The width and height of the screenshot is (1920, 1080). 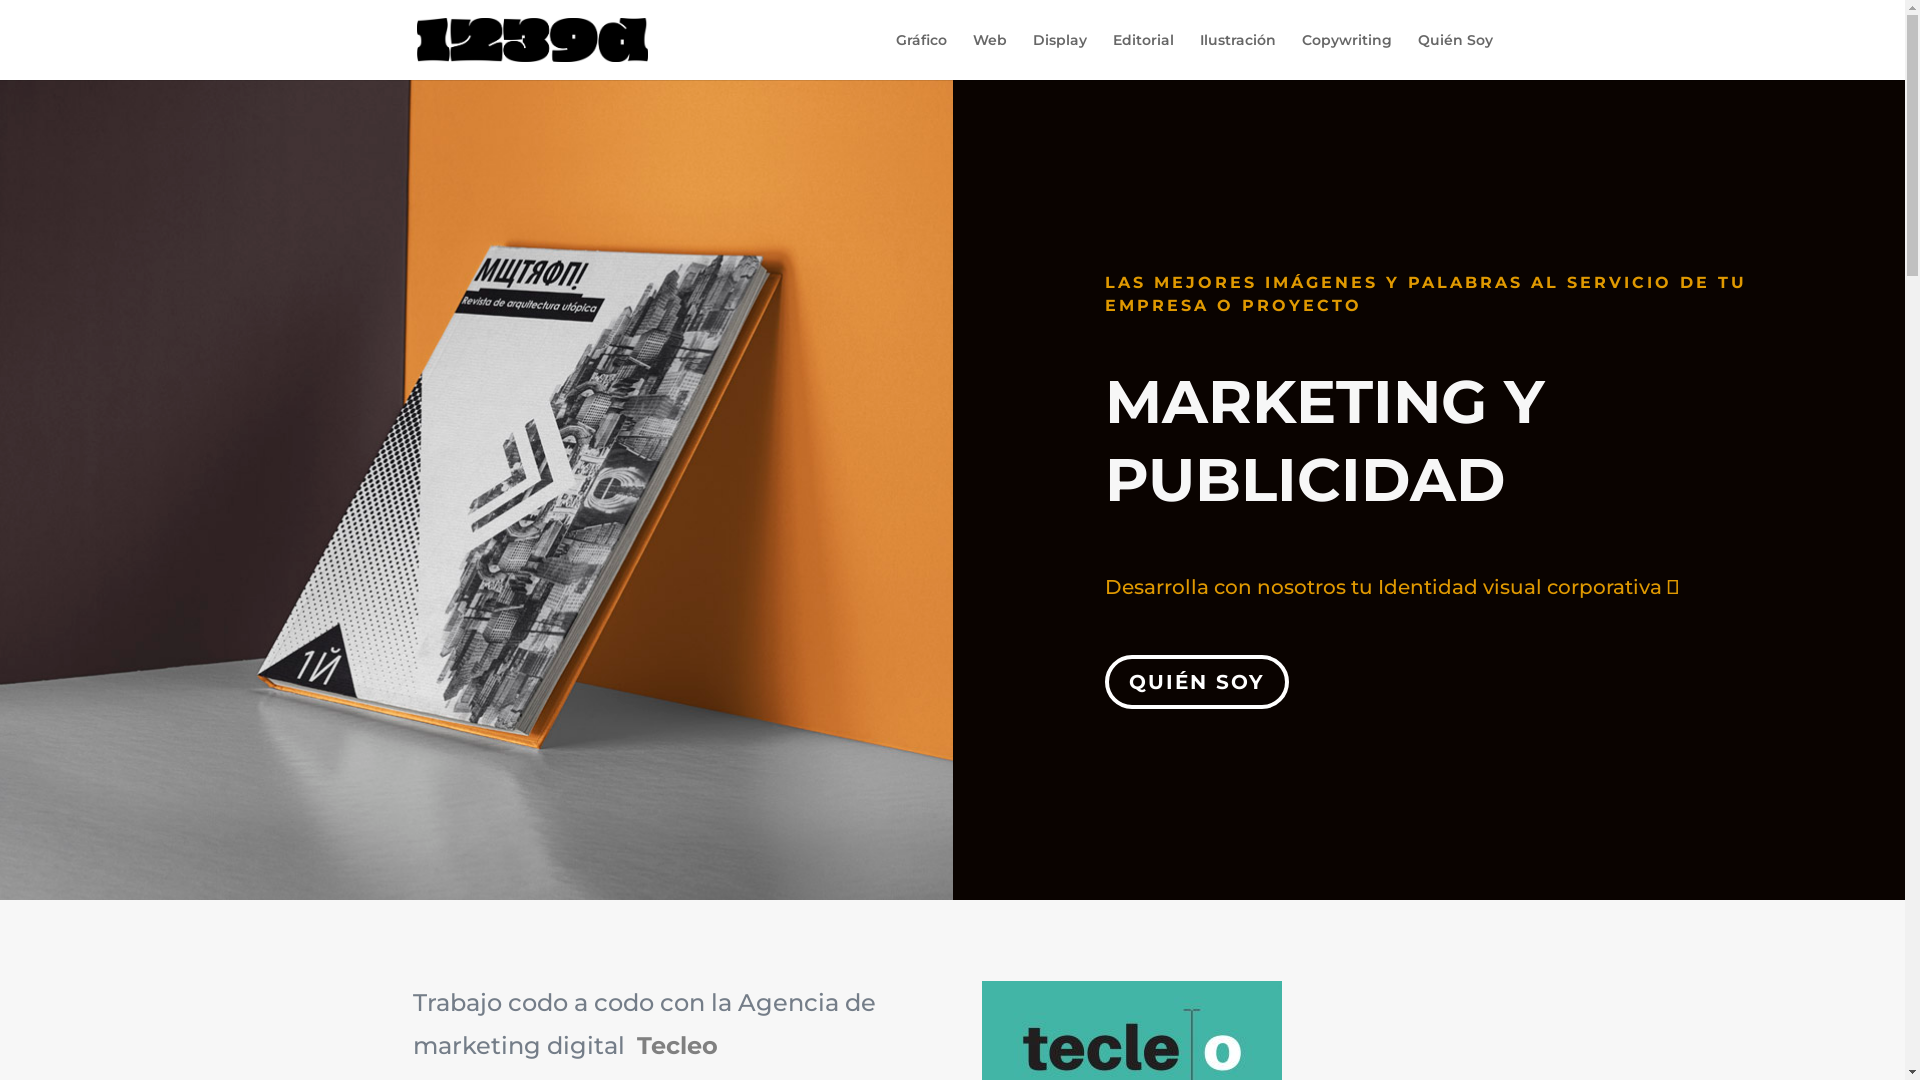 What do you see at coordinates (971, 55) in the screenshot?
I see `'Web'` at bounding box center [971, 55].